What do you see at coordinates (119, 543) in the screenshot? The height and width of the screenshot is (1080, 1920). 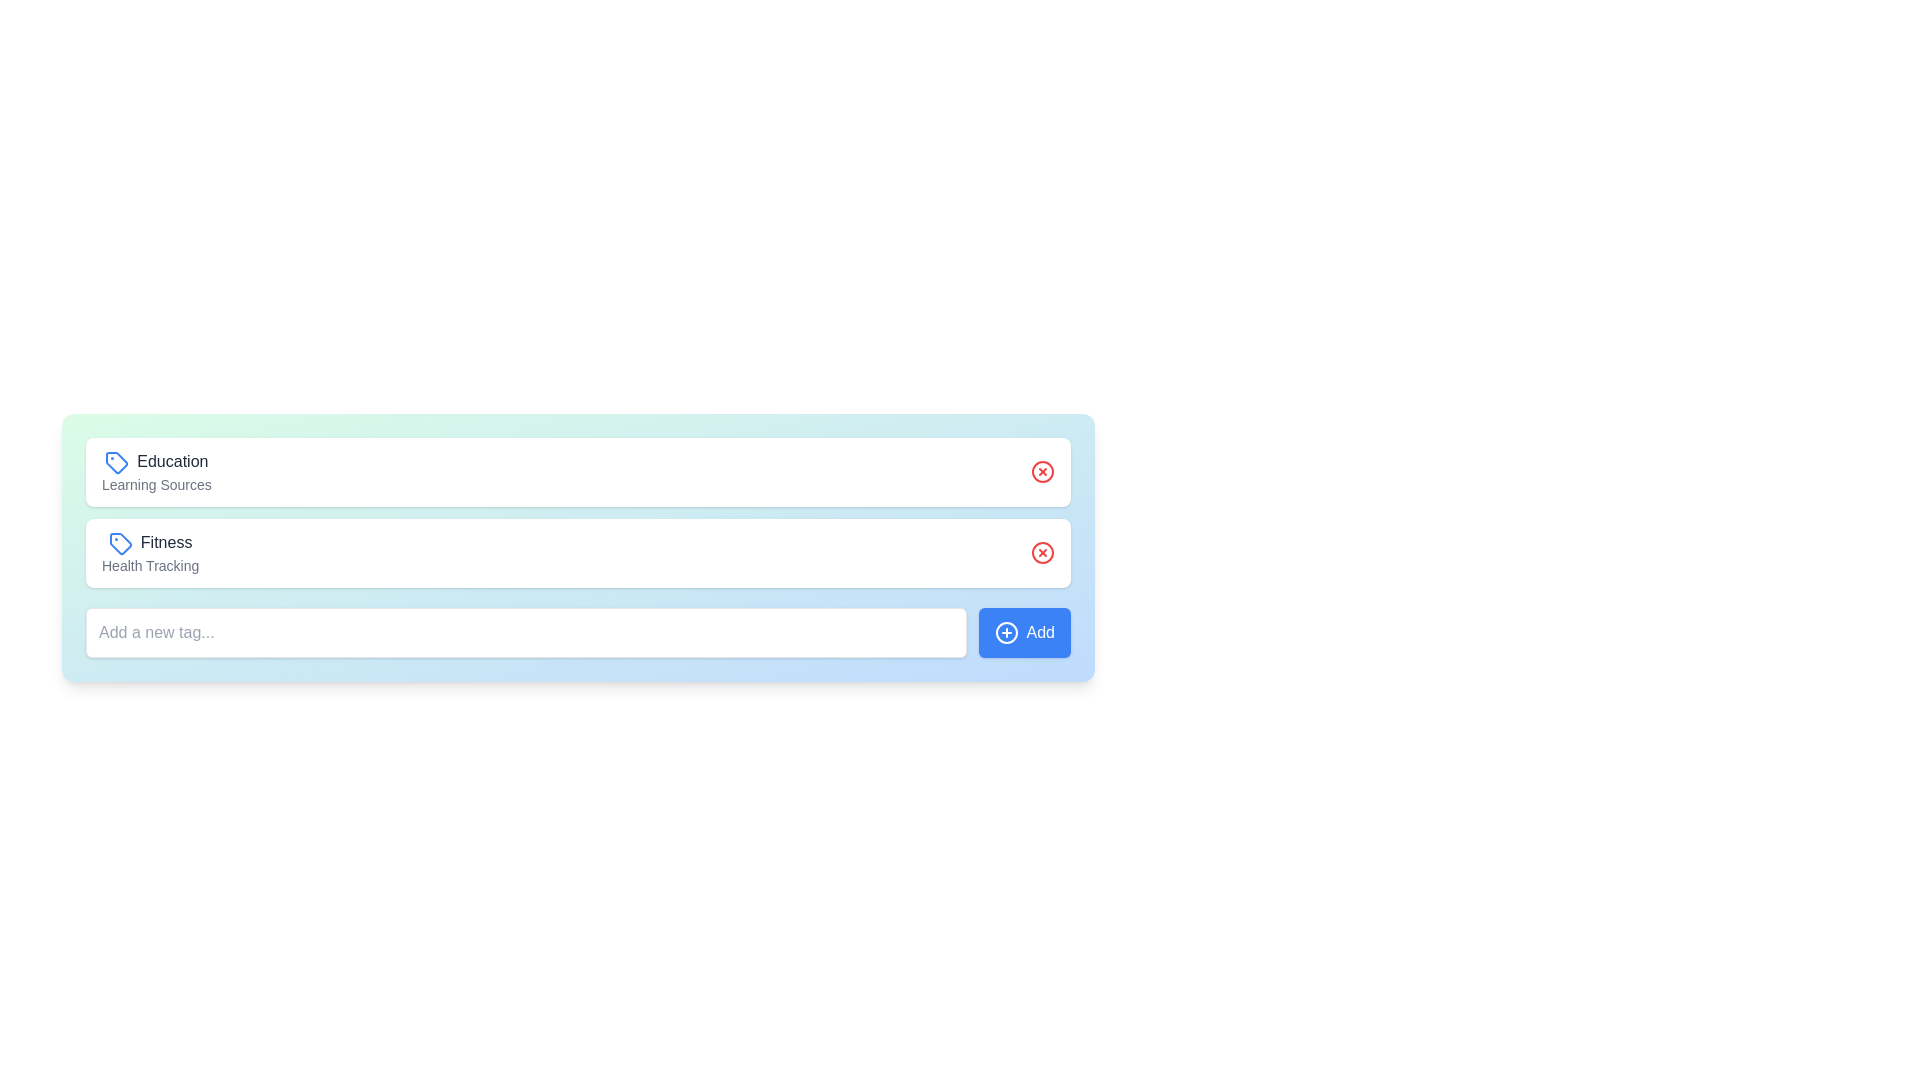 I see `the data associated with the leftmost icon in the second row under the 'Fitness' category, which is a blue outlined tag shape adjacent to text labels` at bounding box center [119, 543].